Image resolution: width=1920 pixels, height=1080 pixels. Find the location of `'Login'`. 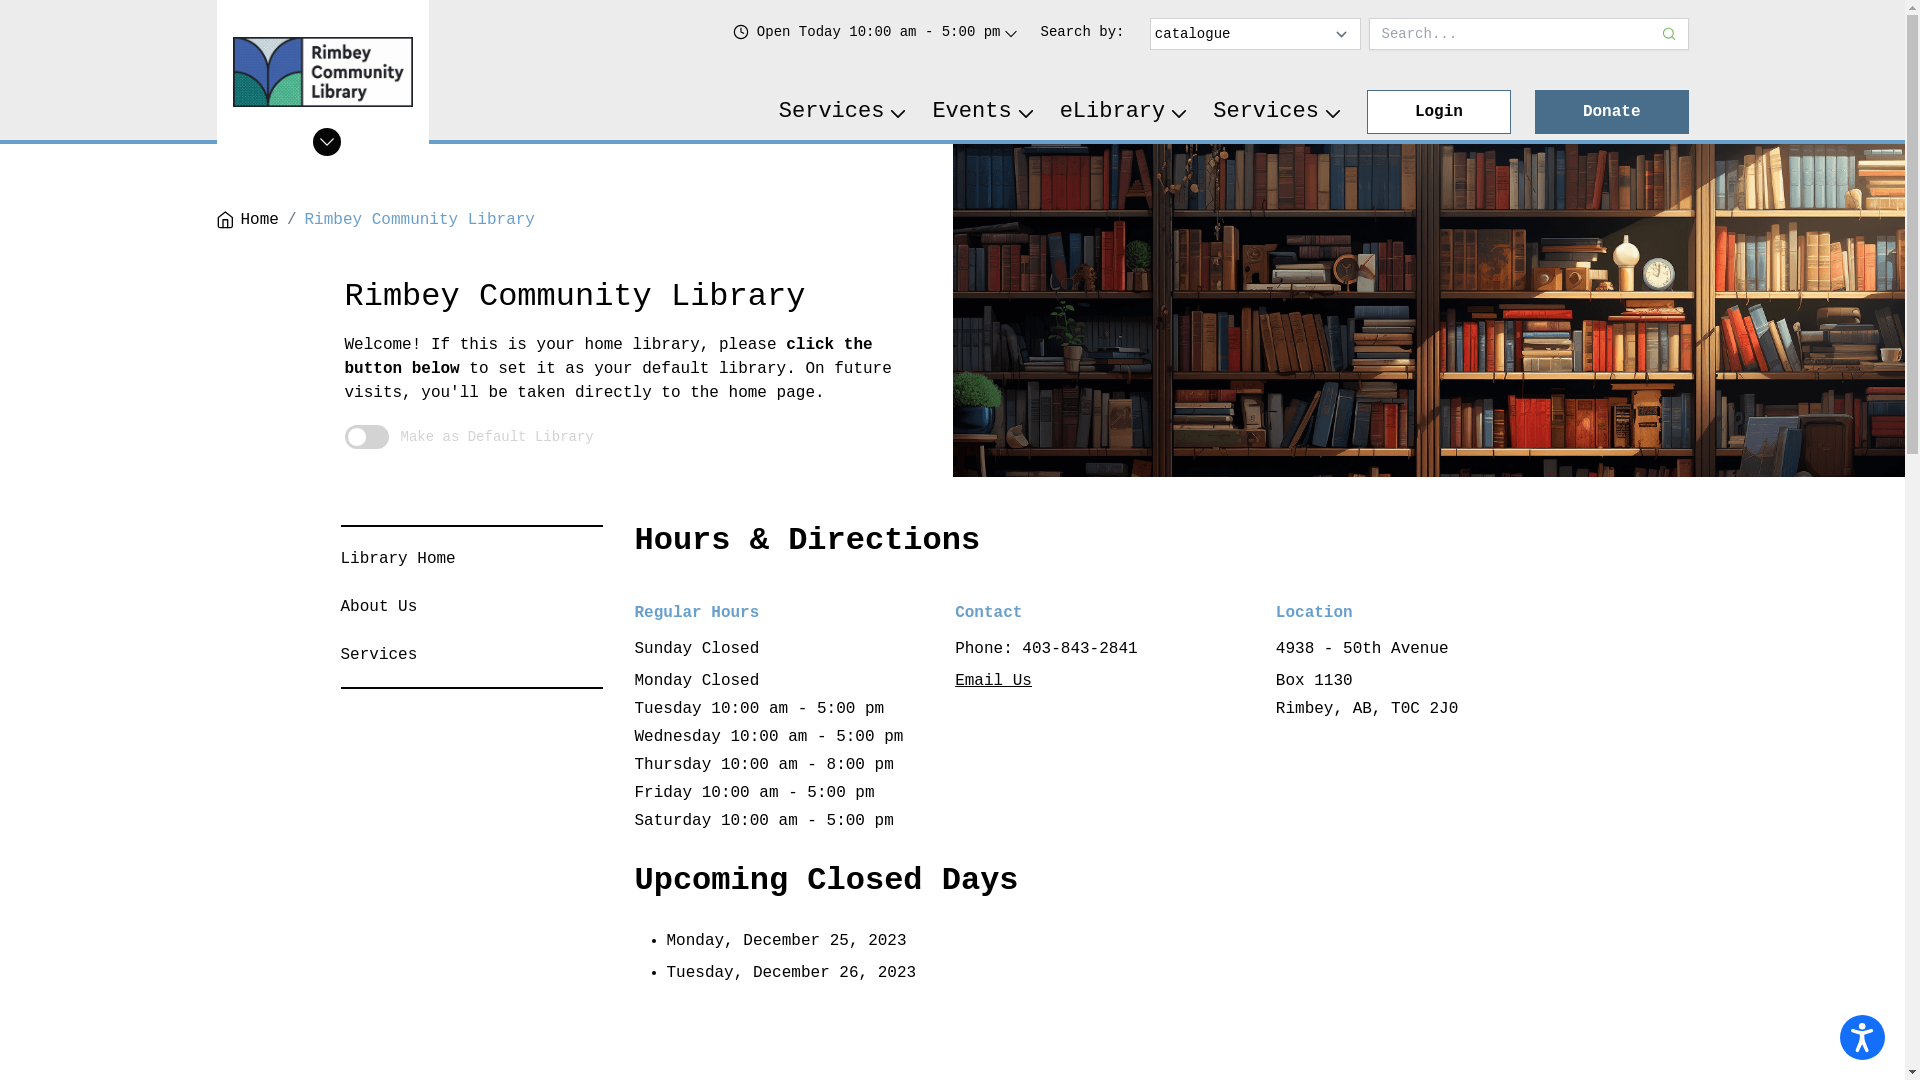

'Login' is located at coordinates (1438, 111).